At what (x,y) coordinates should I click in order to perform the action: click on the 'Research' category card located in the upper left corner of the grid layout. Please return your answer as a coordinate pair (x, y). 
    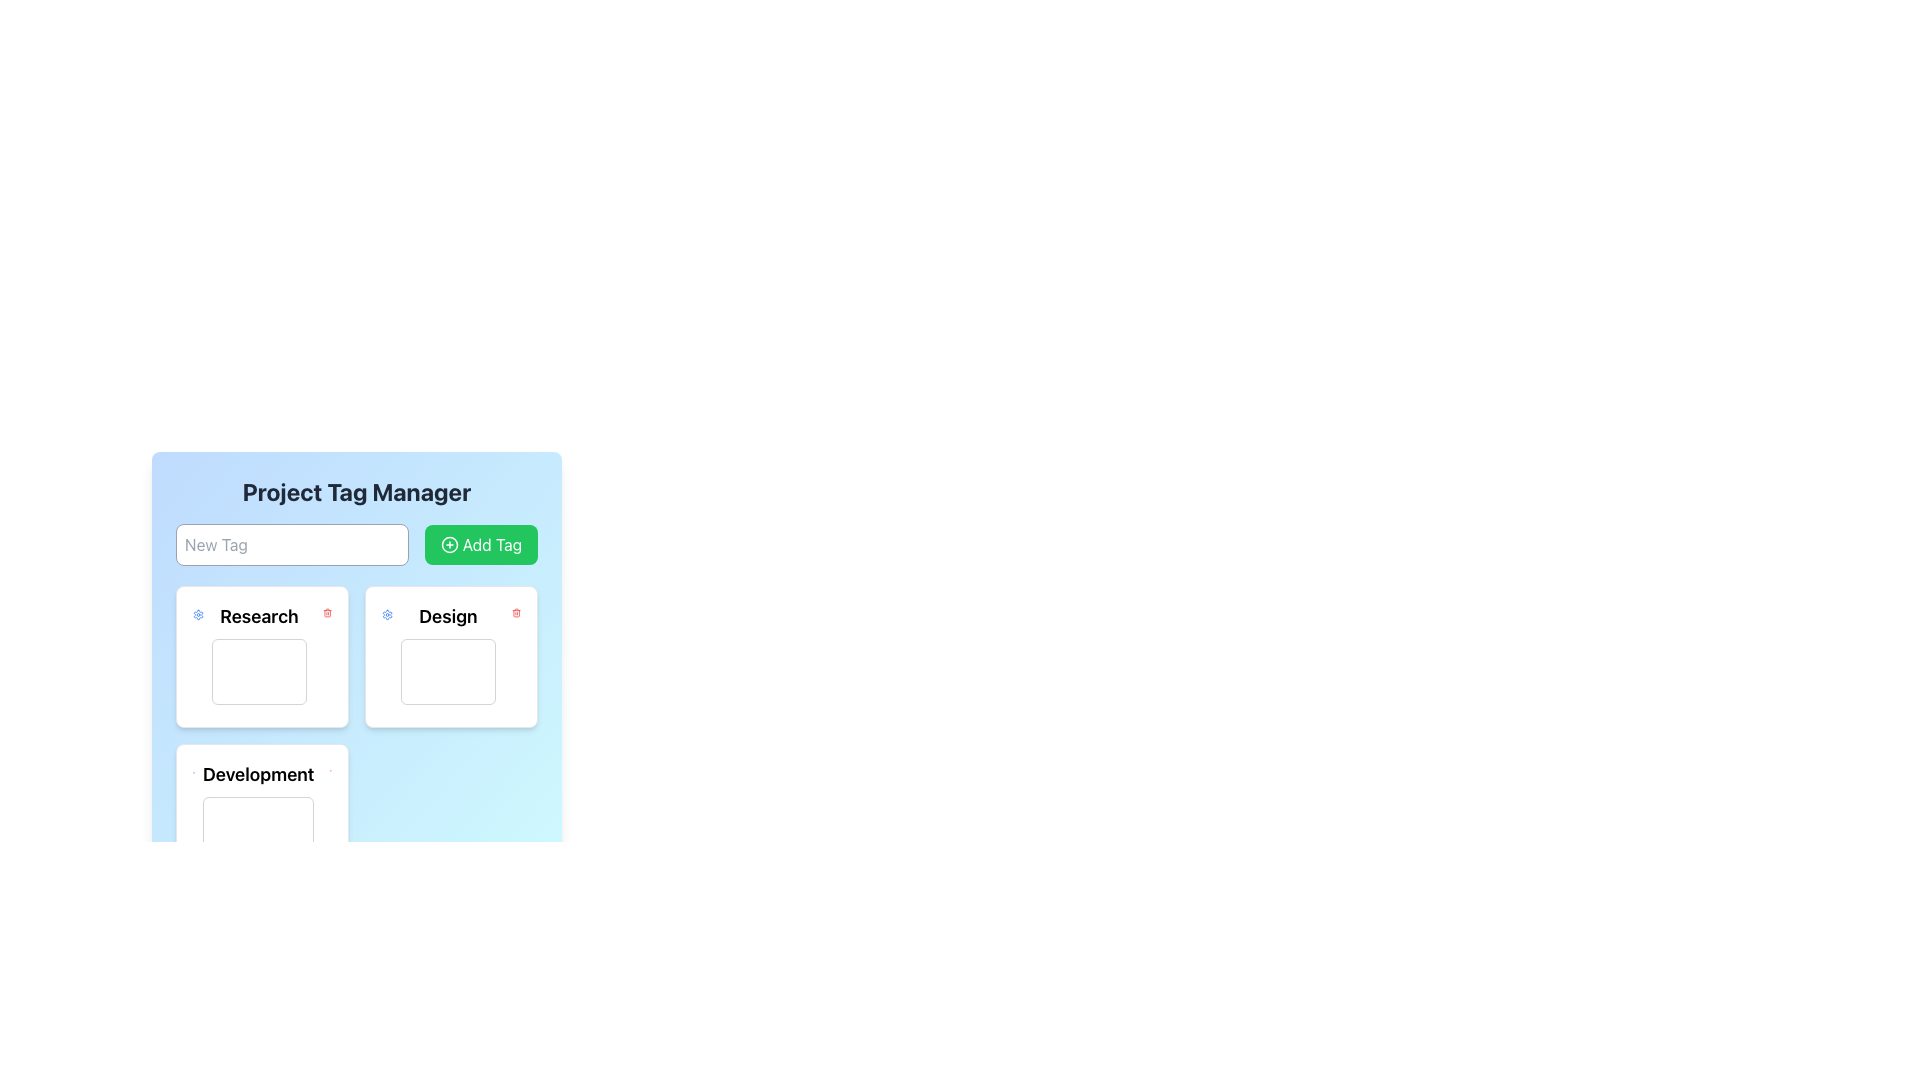
    Looking at the image, I should click on (261, 656).